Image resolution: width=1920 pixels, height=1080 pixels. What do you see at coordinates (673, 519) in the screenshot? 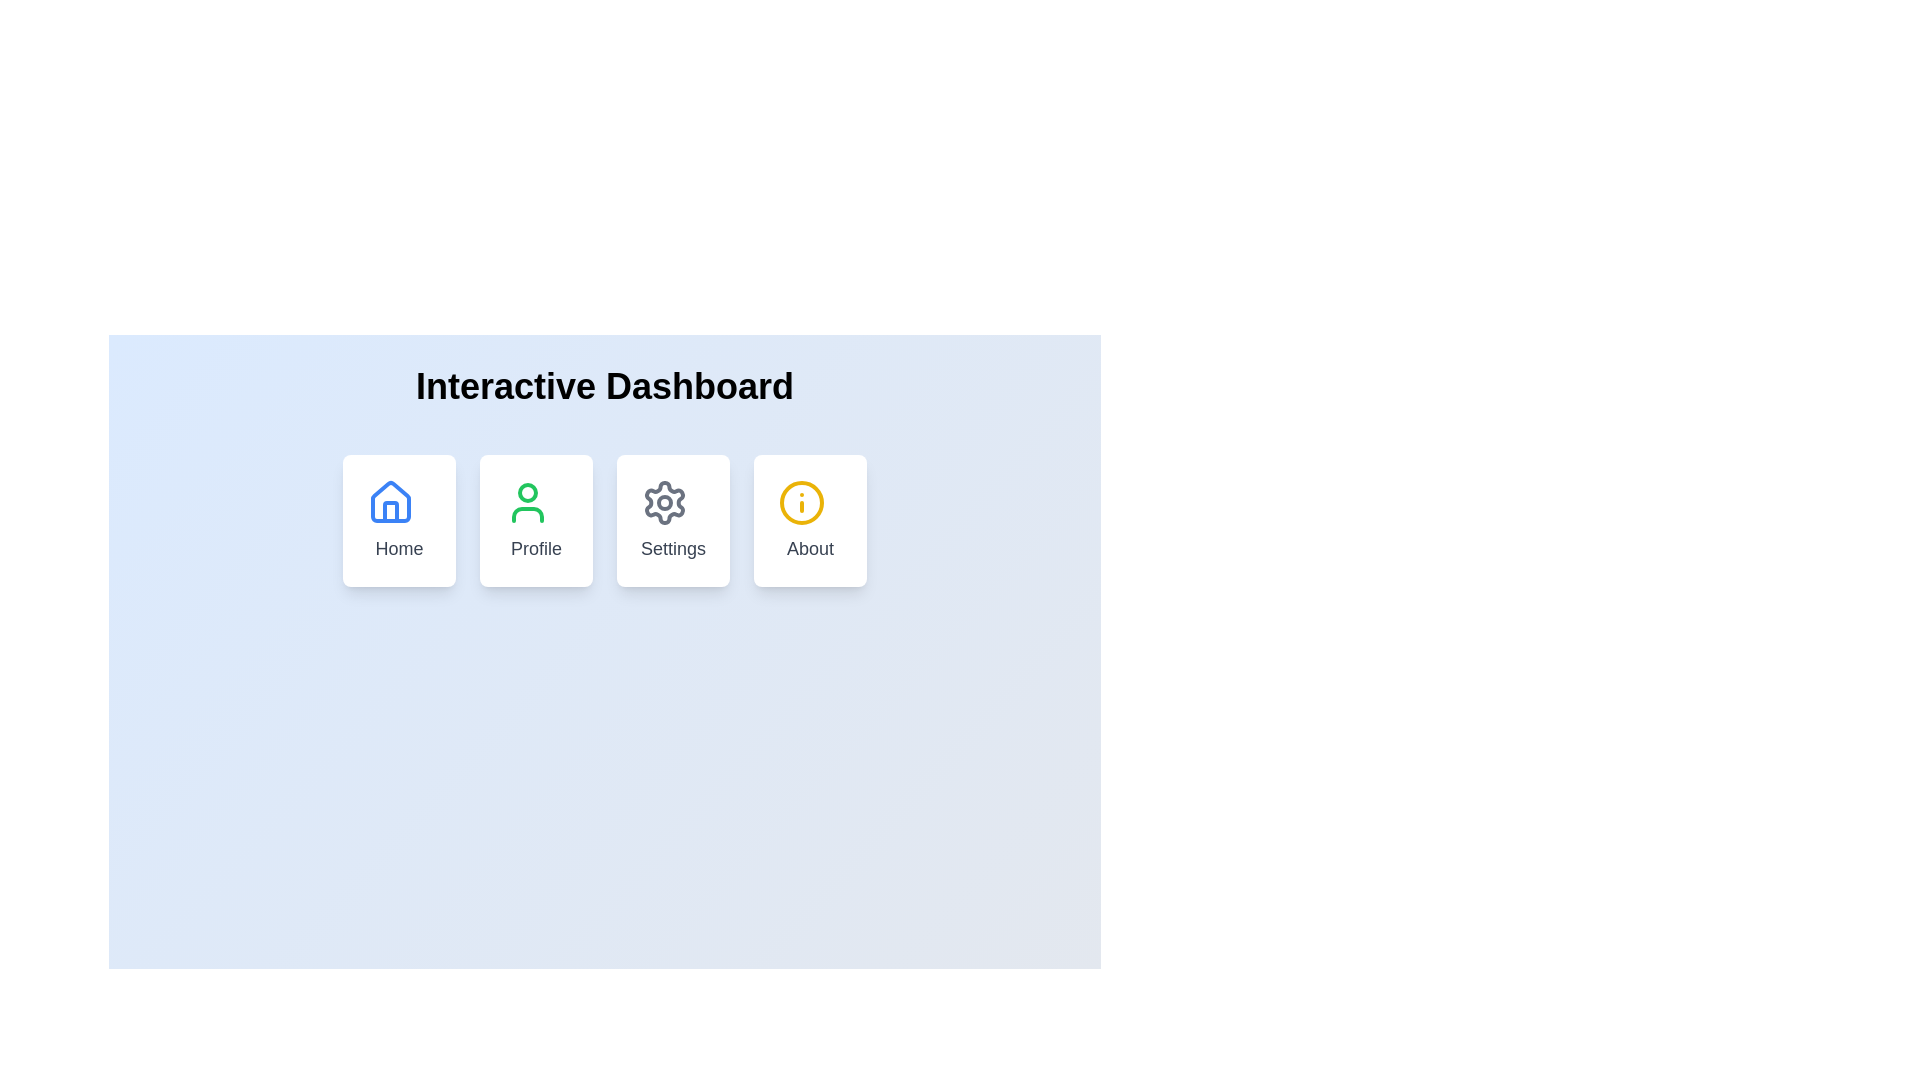
I see `the 'Settings' navigation card, which is the third card in a row of four, positioned between the 'Profile' card on the left and the 'About' card on the right` at bounding box center [673, 519].